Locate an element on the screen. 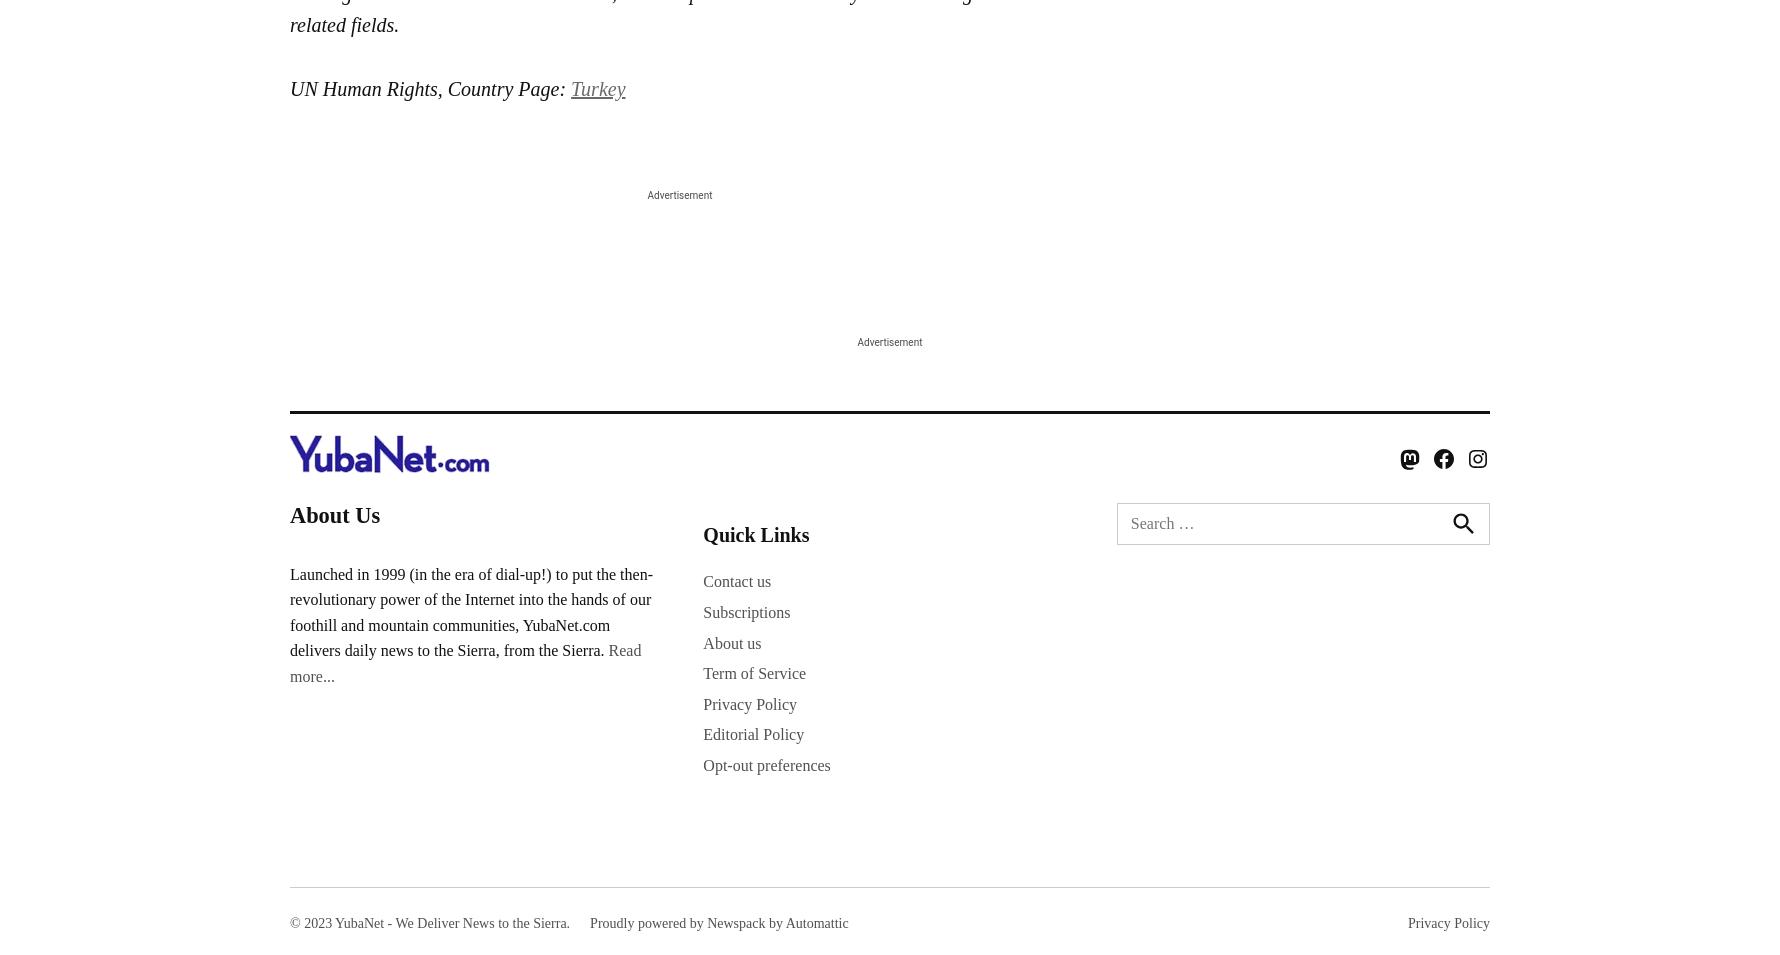  'Quick Links' is located at coordinates (755, 534).